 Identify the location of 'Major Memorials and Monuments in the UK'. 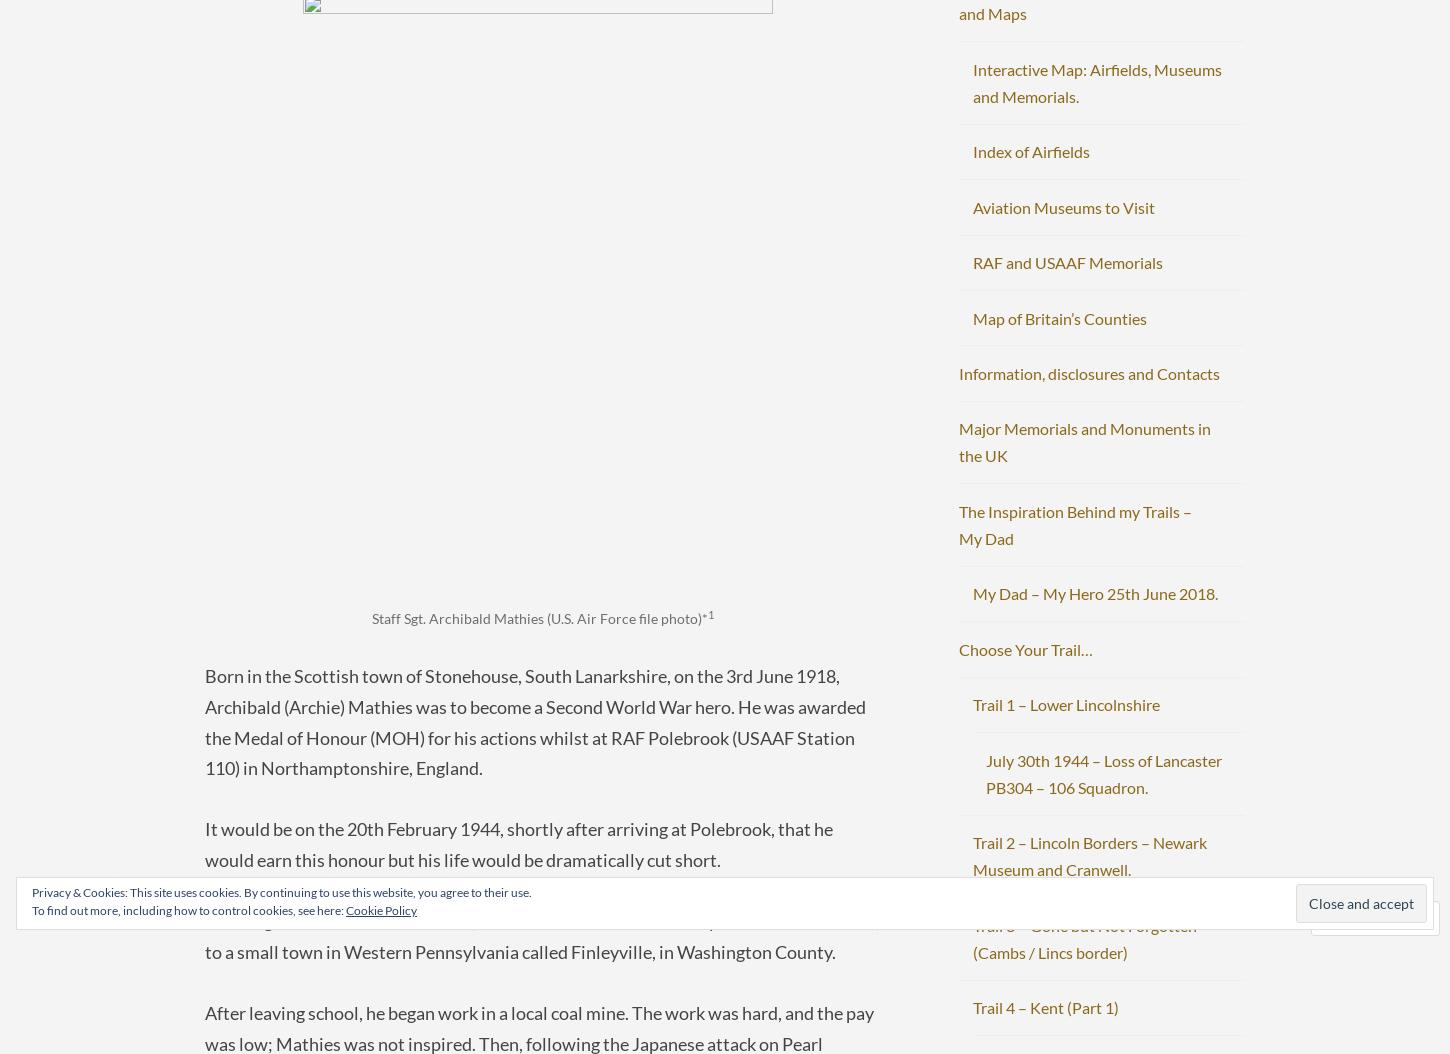
(1085, 442).